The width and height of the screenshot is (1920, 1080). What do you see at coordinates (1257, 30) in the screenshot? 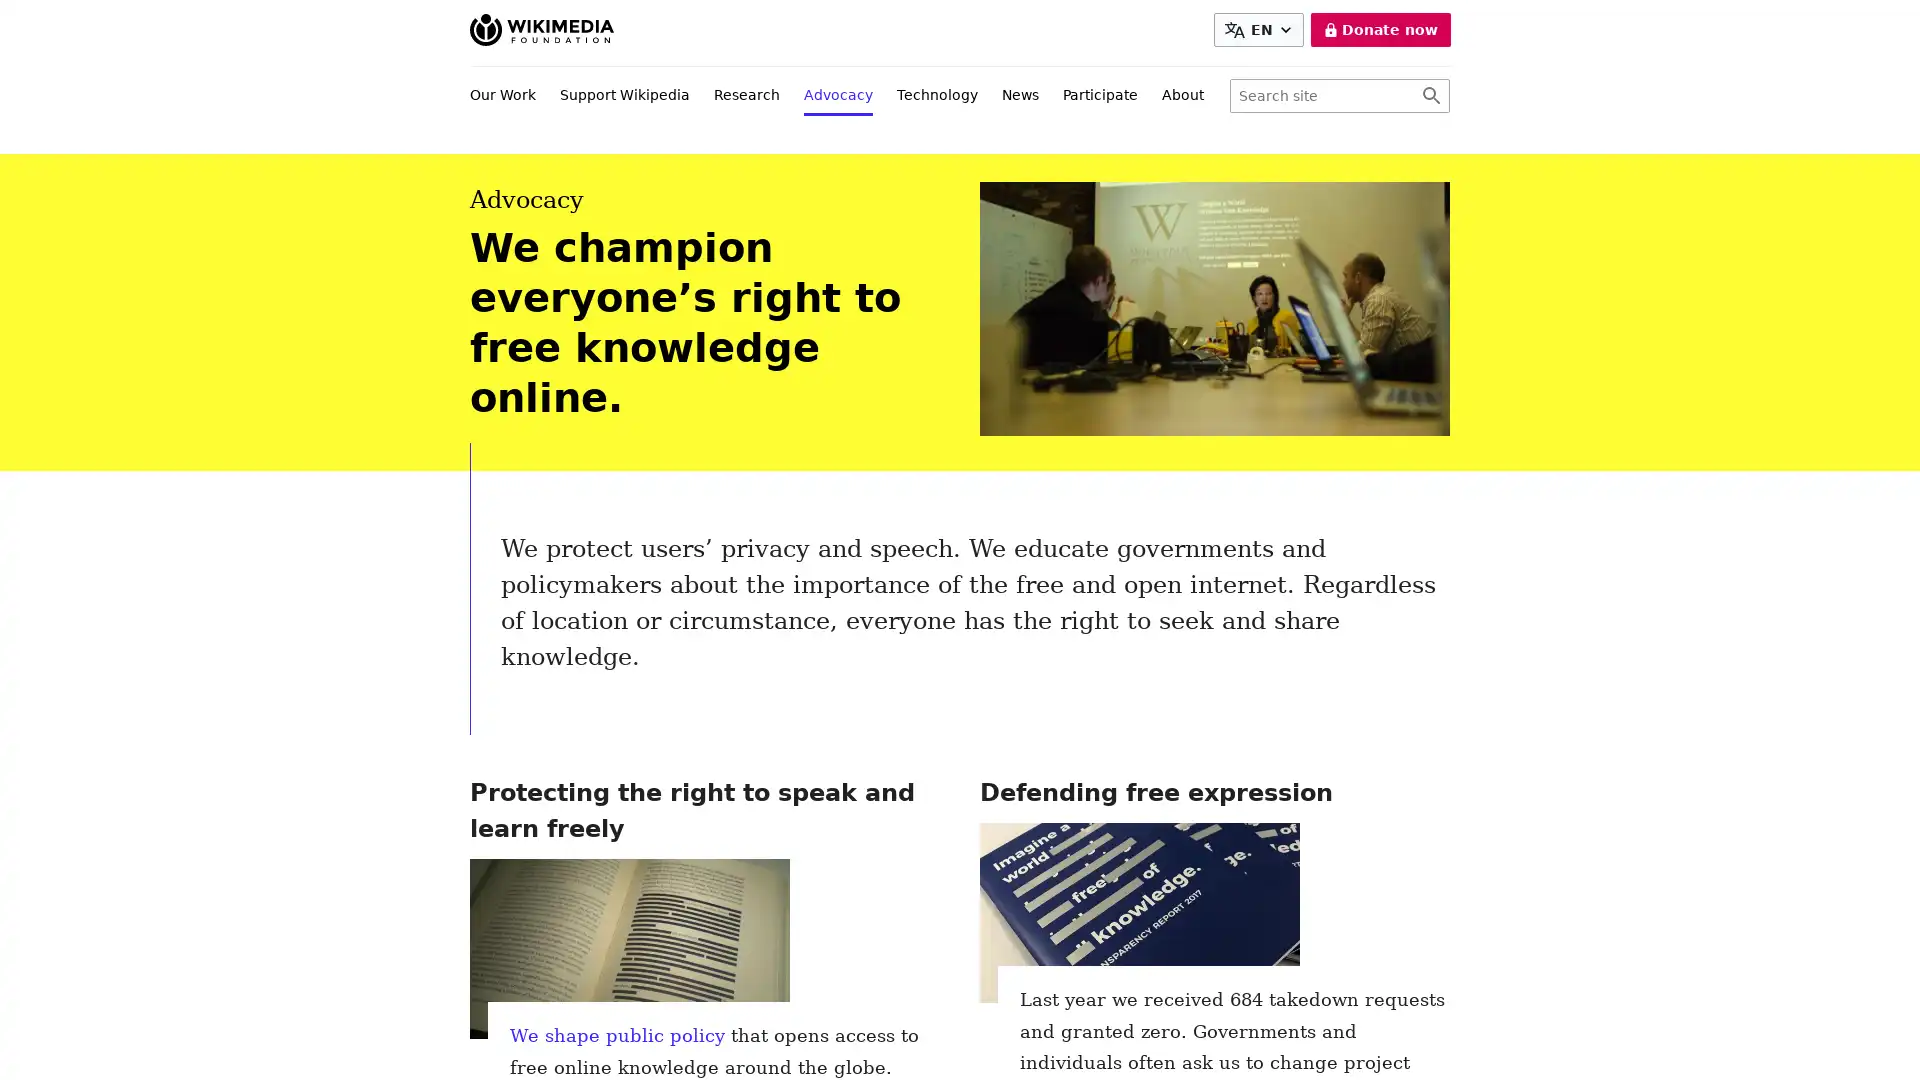
I see `CURRENT LANGUAGE: EN` at bounding box center [1257, 30].